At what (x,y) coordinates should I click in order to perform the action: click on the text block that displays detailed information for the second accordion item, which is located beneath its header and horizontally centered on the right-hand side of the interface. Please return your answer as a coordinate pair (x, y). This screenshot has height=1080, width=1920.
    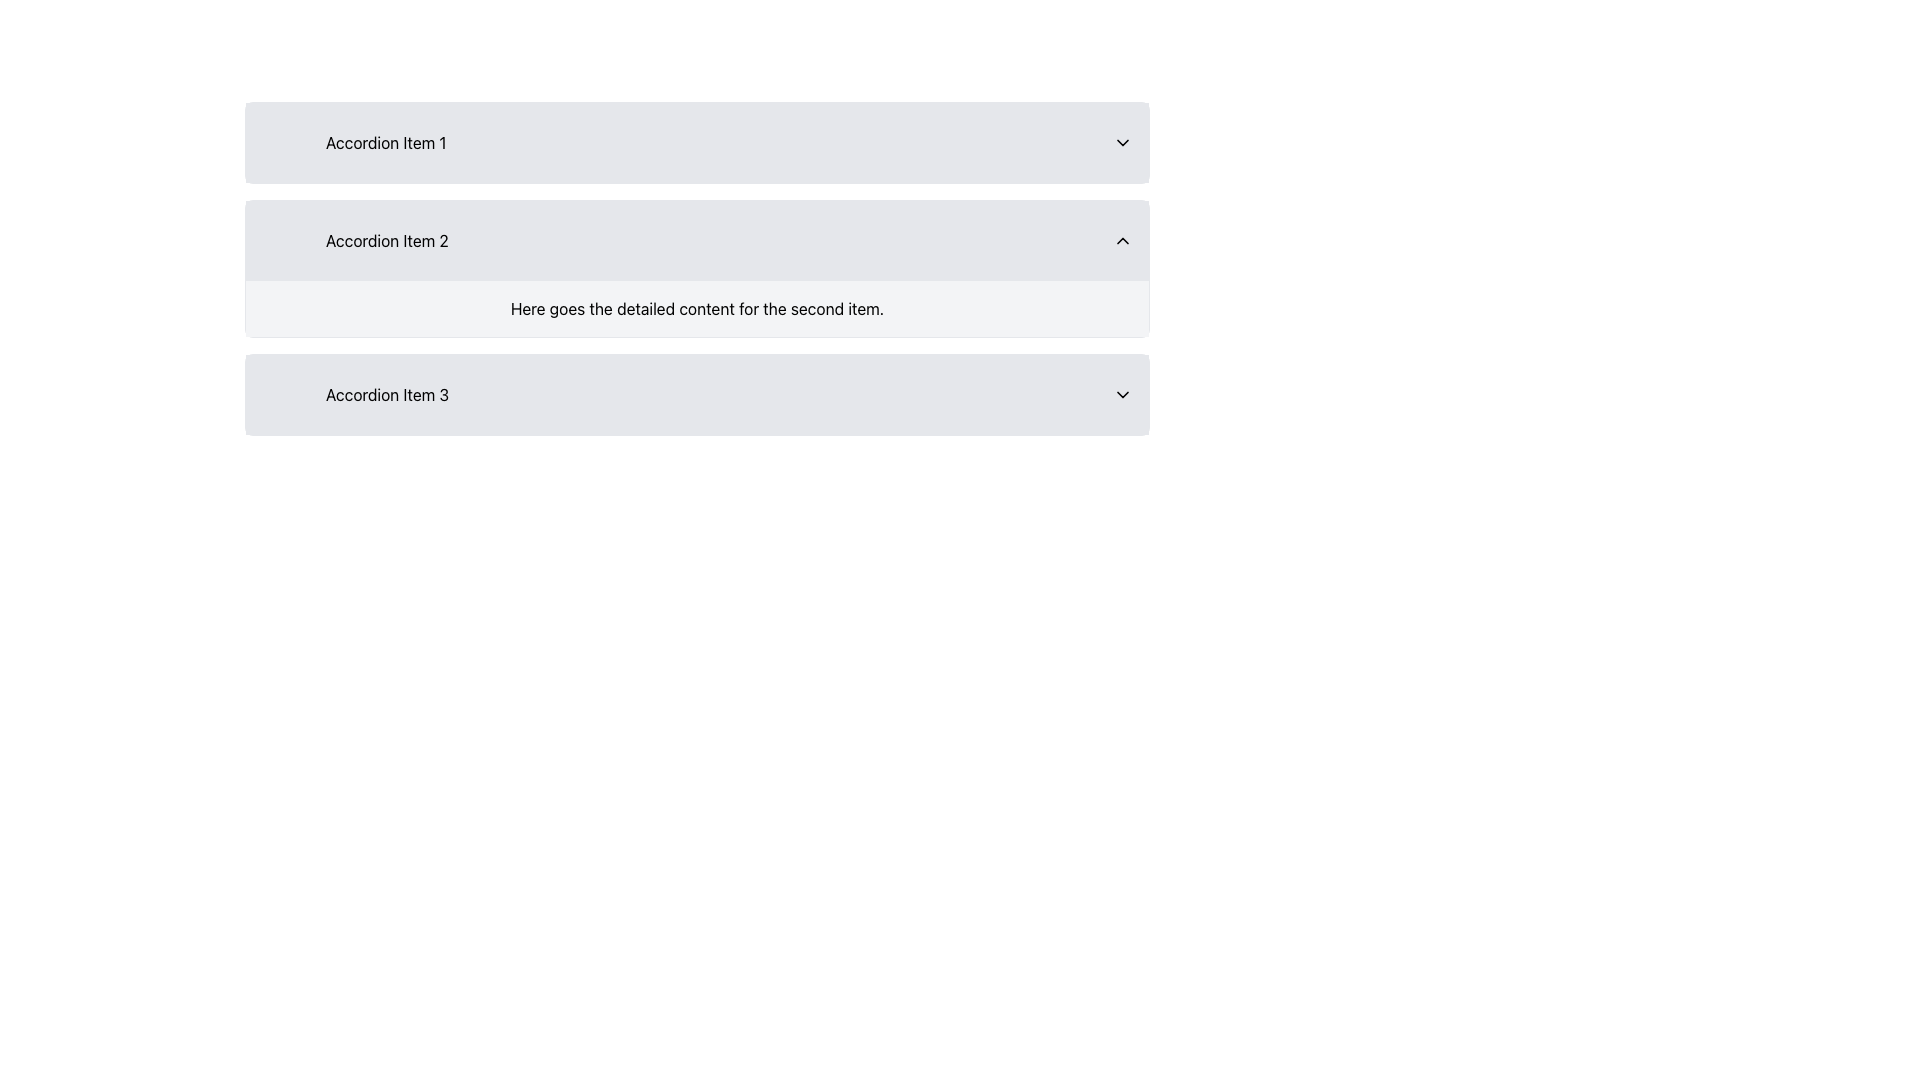
    Looking at the image, I should click on (697, 308).